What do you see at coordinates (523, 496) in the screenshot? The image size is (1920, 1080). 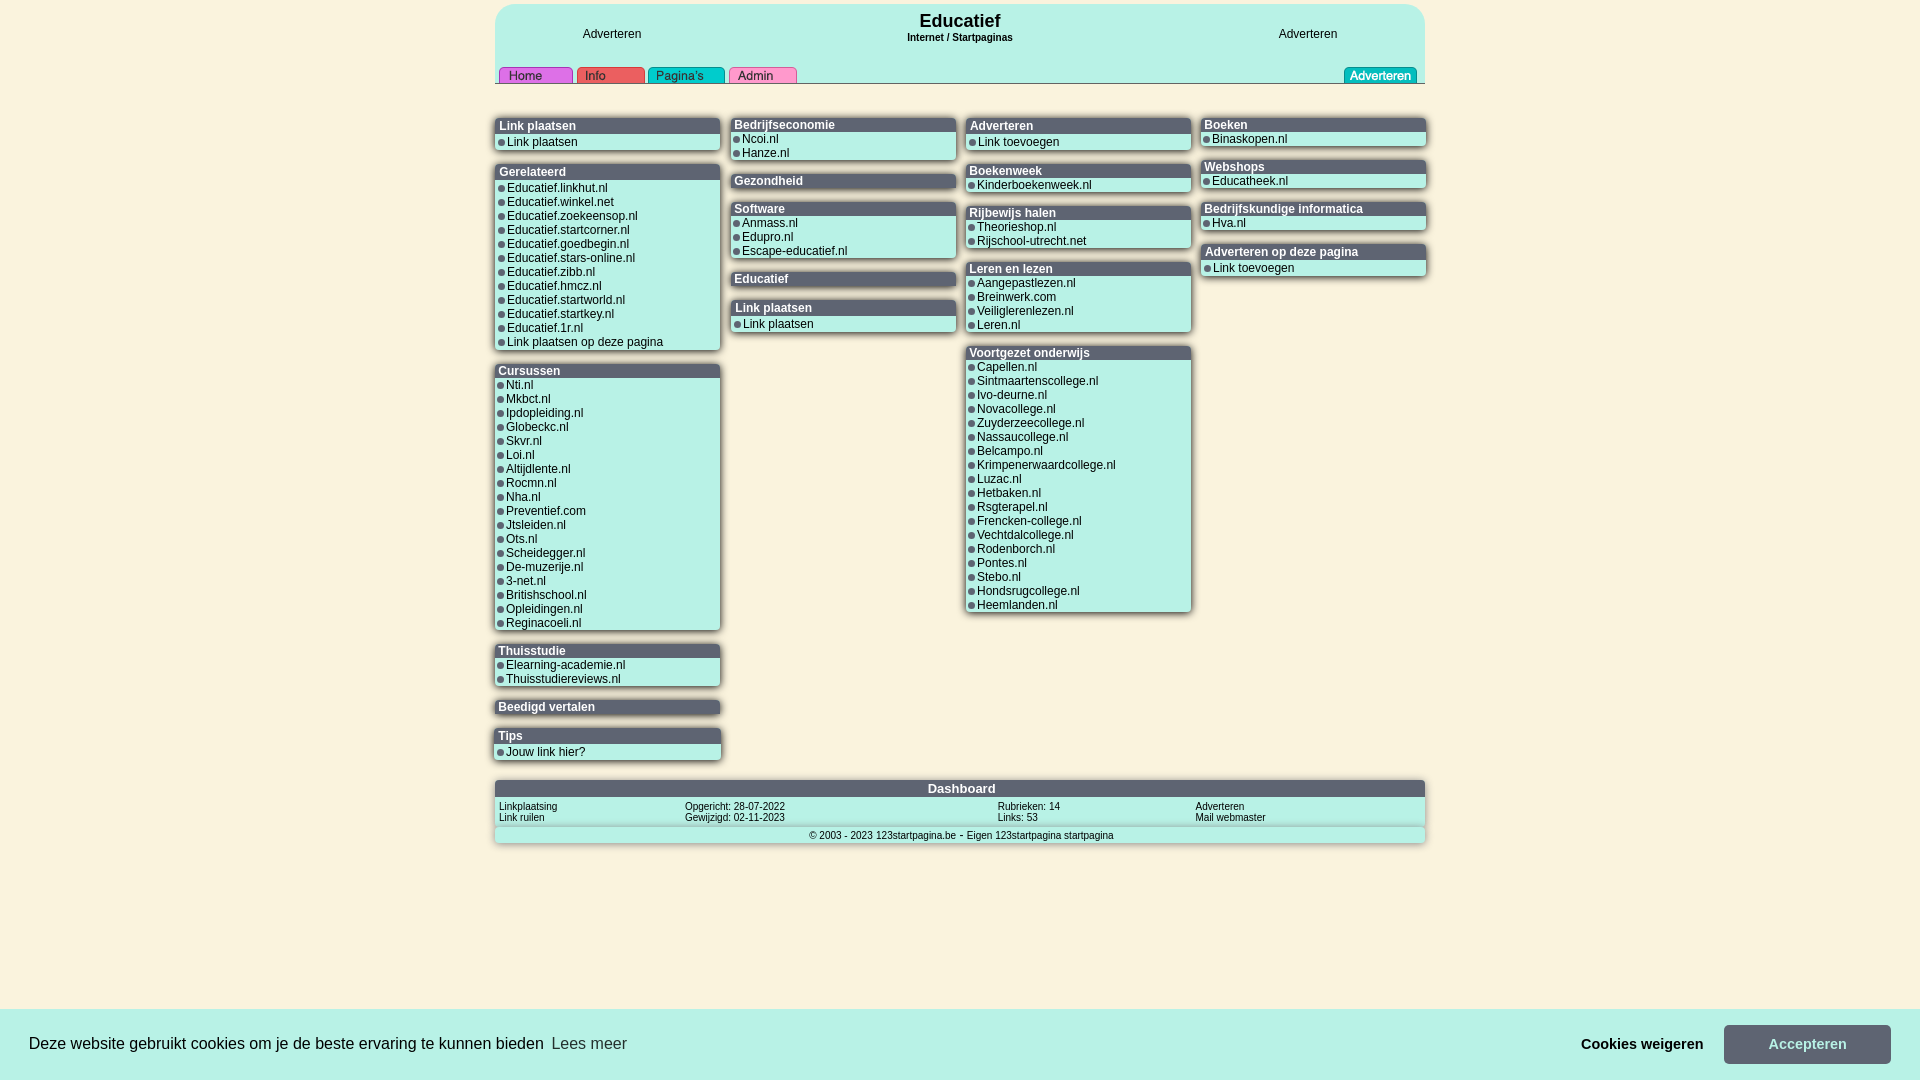 I see `'Nha.nl'` at bounding box center [523, 496].